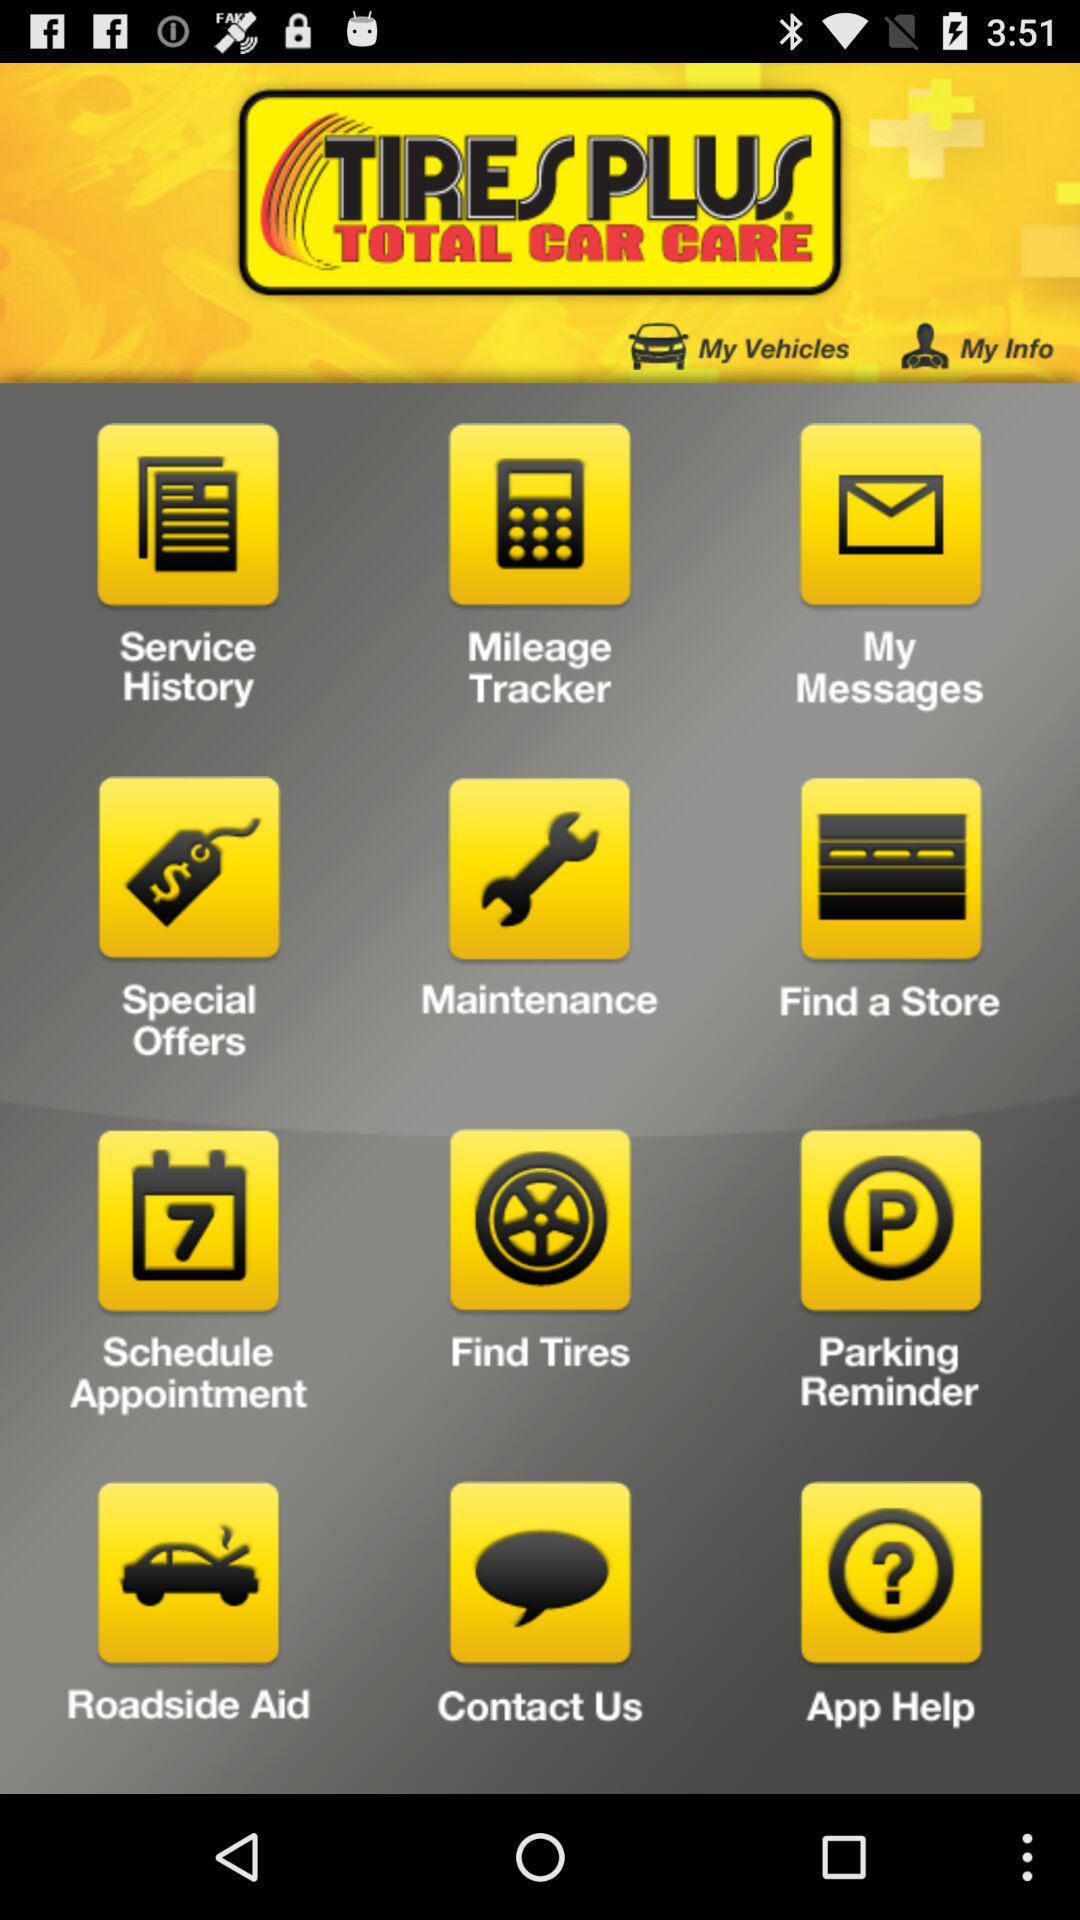  I want to click on app helper option, so click(890, 1630).